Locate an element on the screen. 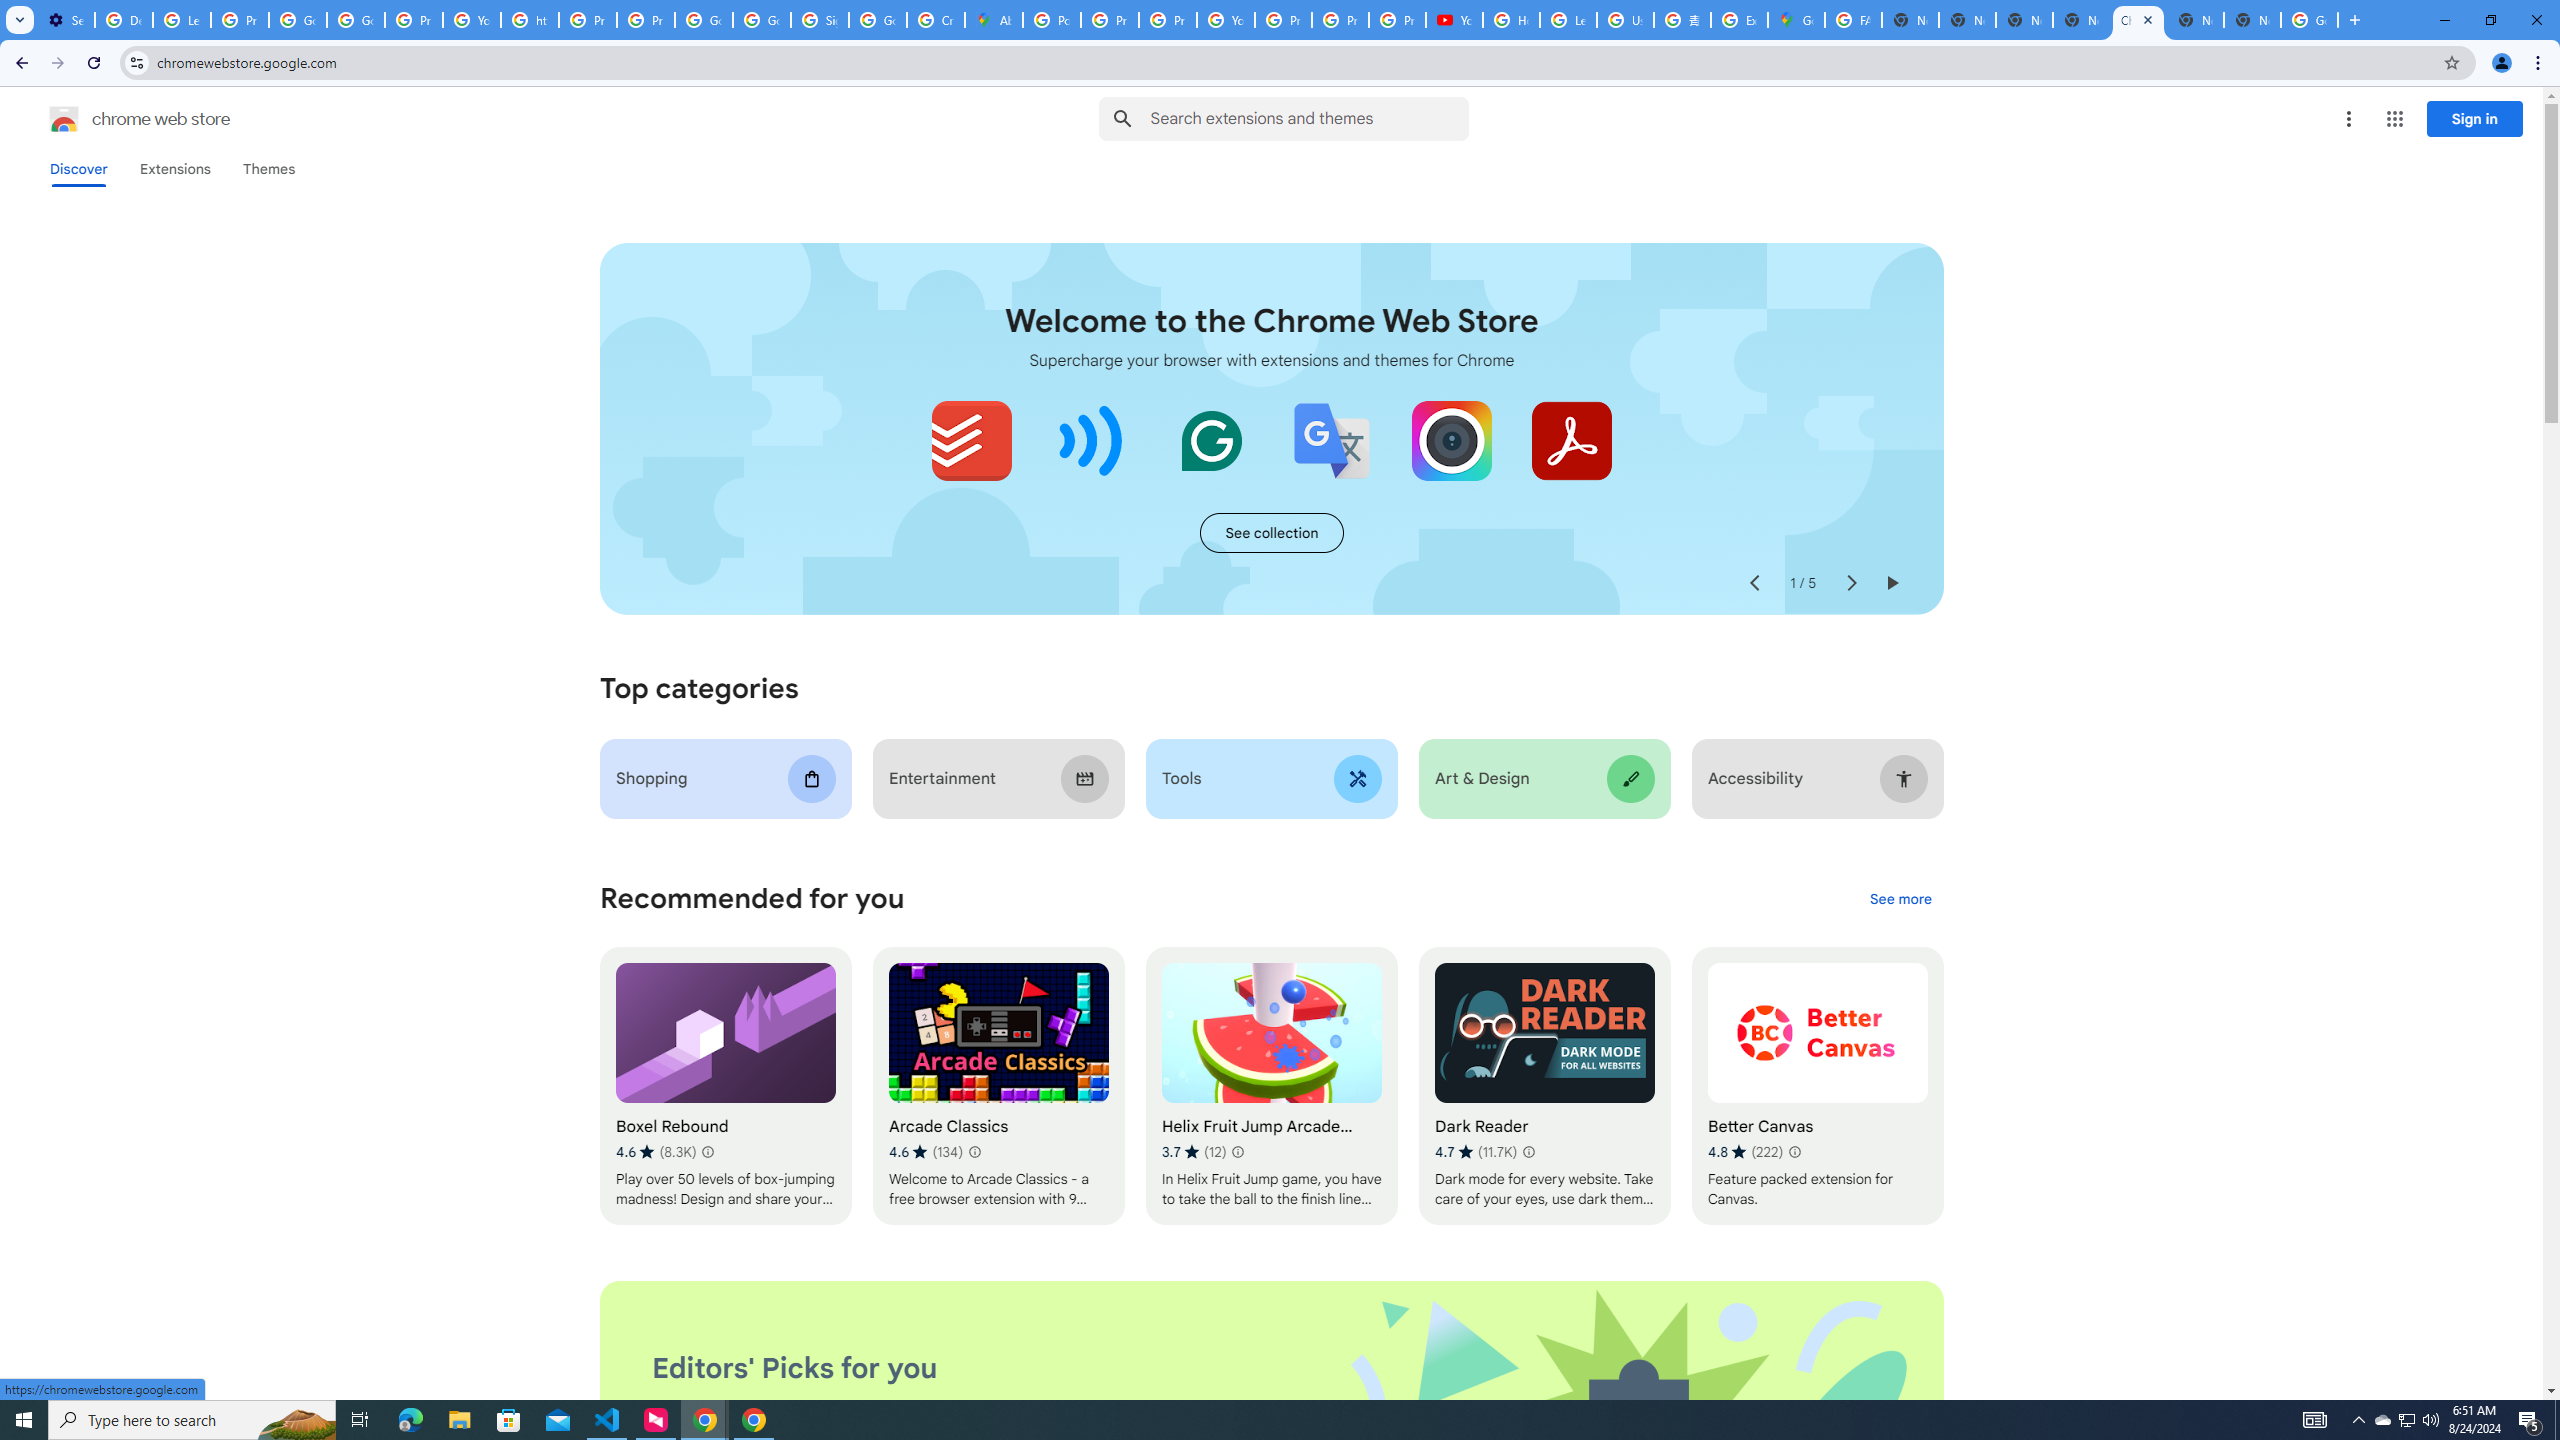 This screenshot has width=2560, height=1440. 'Learn more about results and reviews "Better Canvas"' is located at coordinates (1793, 1152).